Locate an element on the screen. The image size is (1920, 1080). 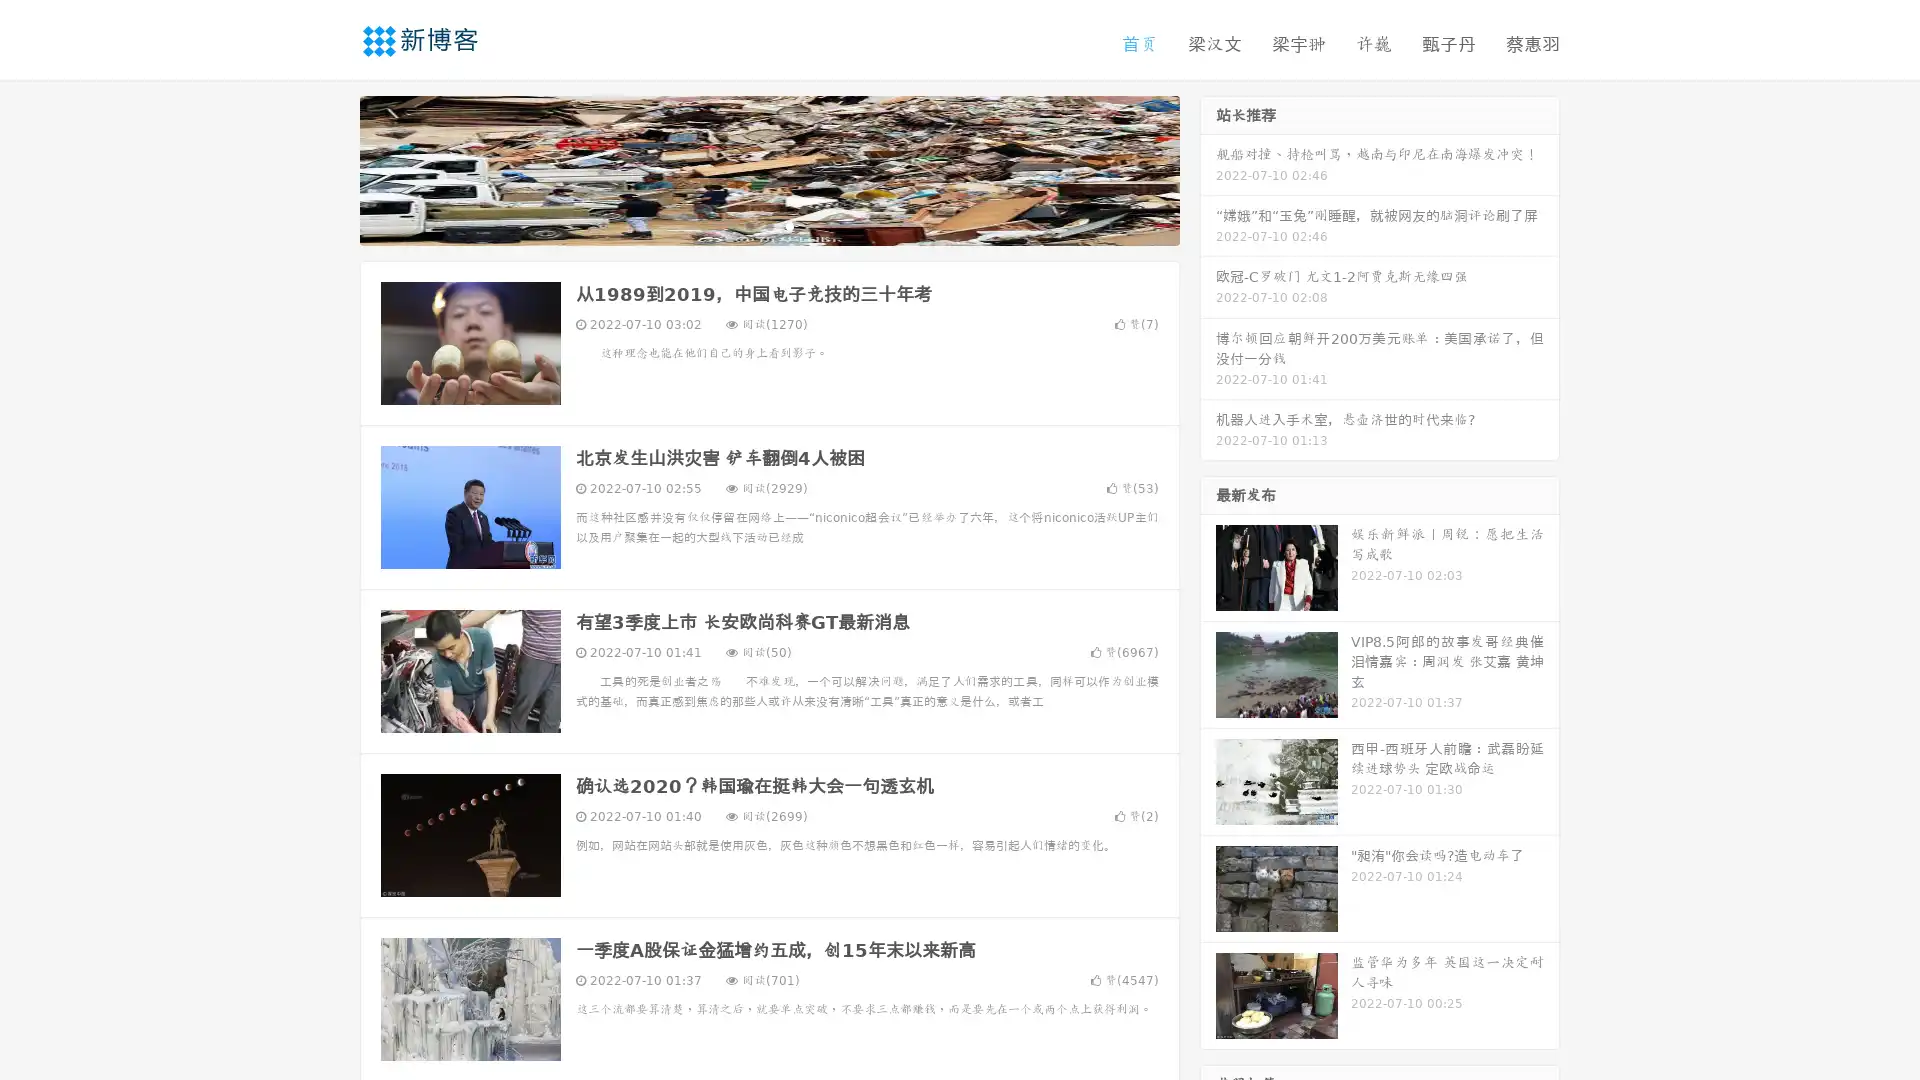
Go to slide 1 is located at coordinates (748, 225).